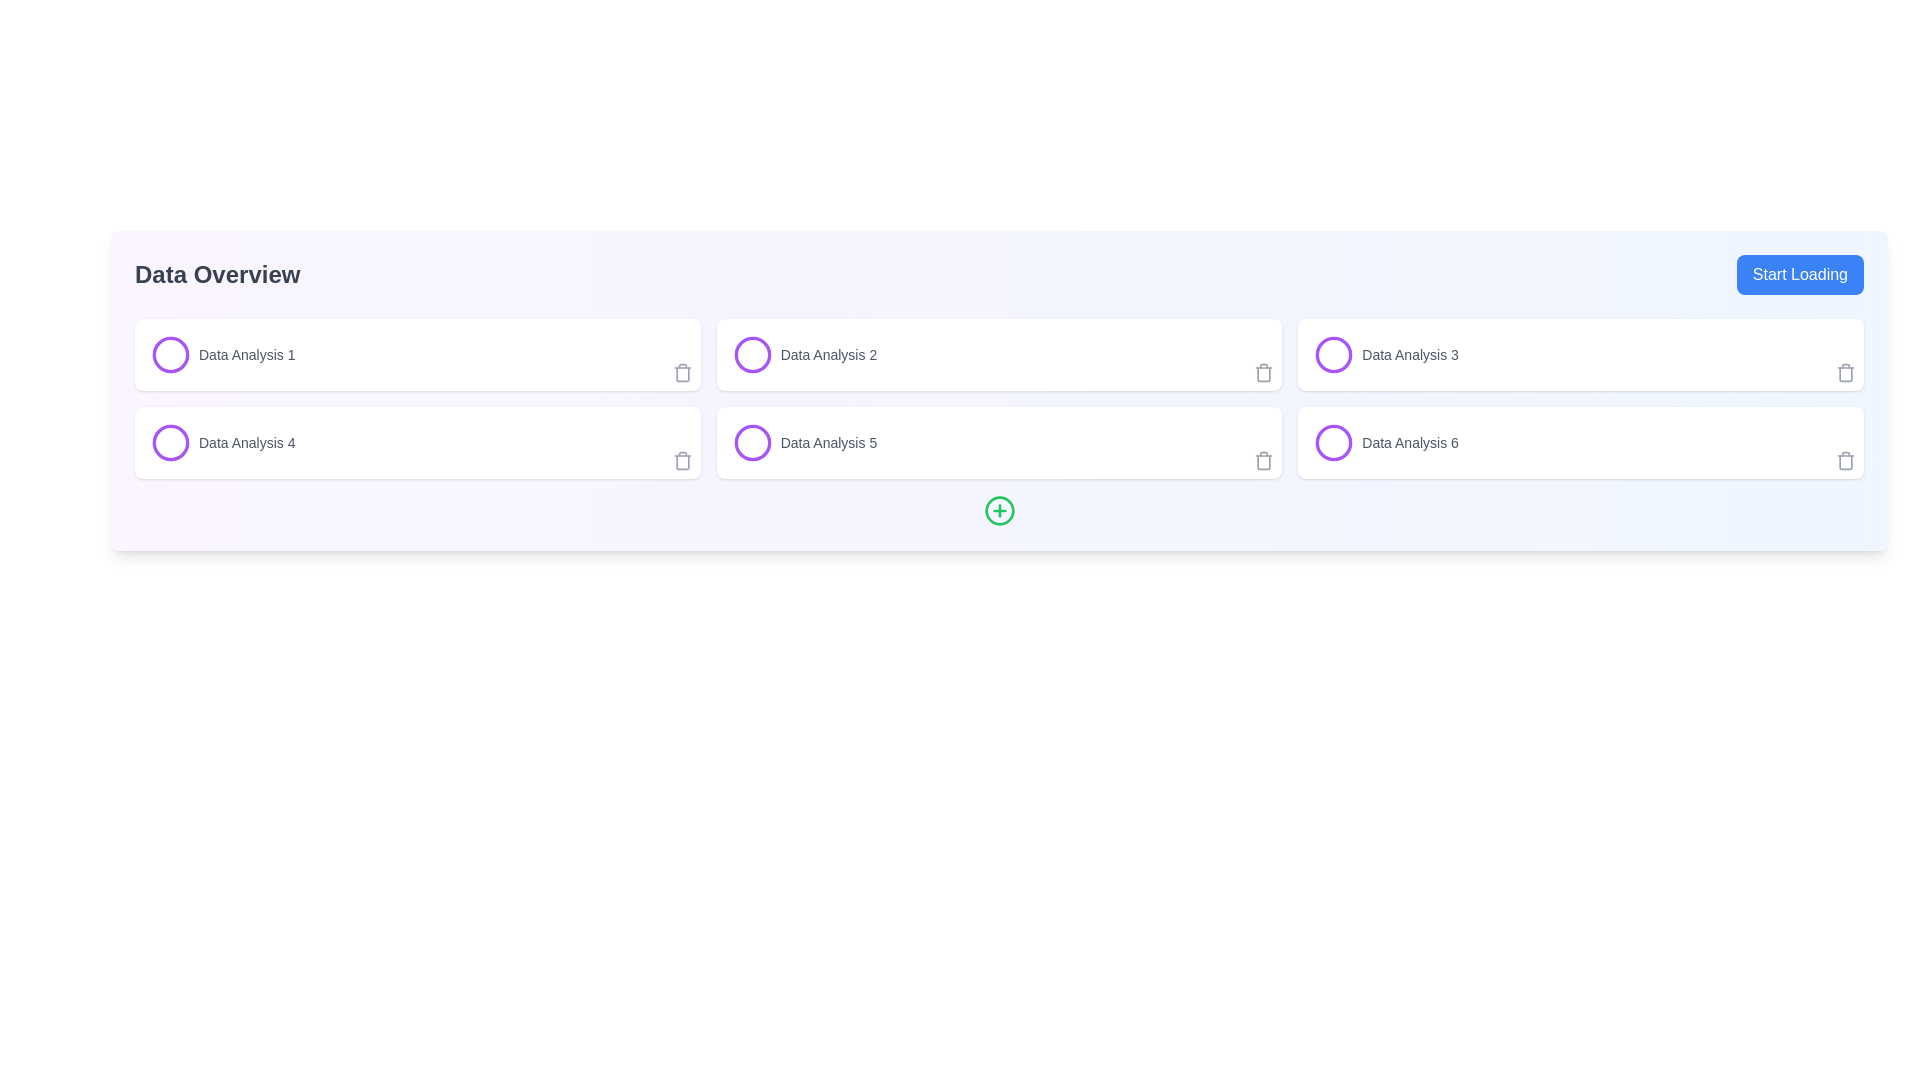 The width and height of the screenshot is (1920, 1080). Describe the element at coordinates (1409, 442) in the screenshot. I see `the text label located in the lower-right section of the interface, which is the rightmost item in the second row of a grid, next to a circular icon with a purple outline` at that location.